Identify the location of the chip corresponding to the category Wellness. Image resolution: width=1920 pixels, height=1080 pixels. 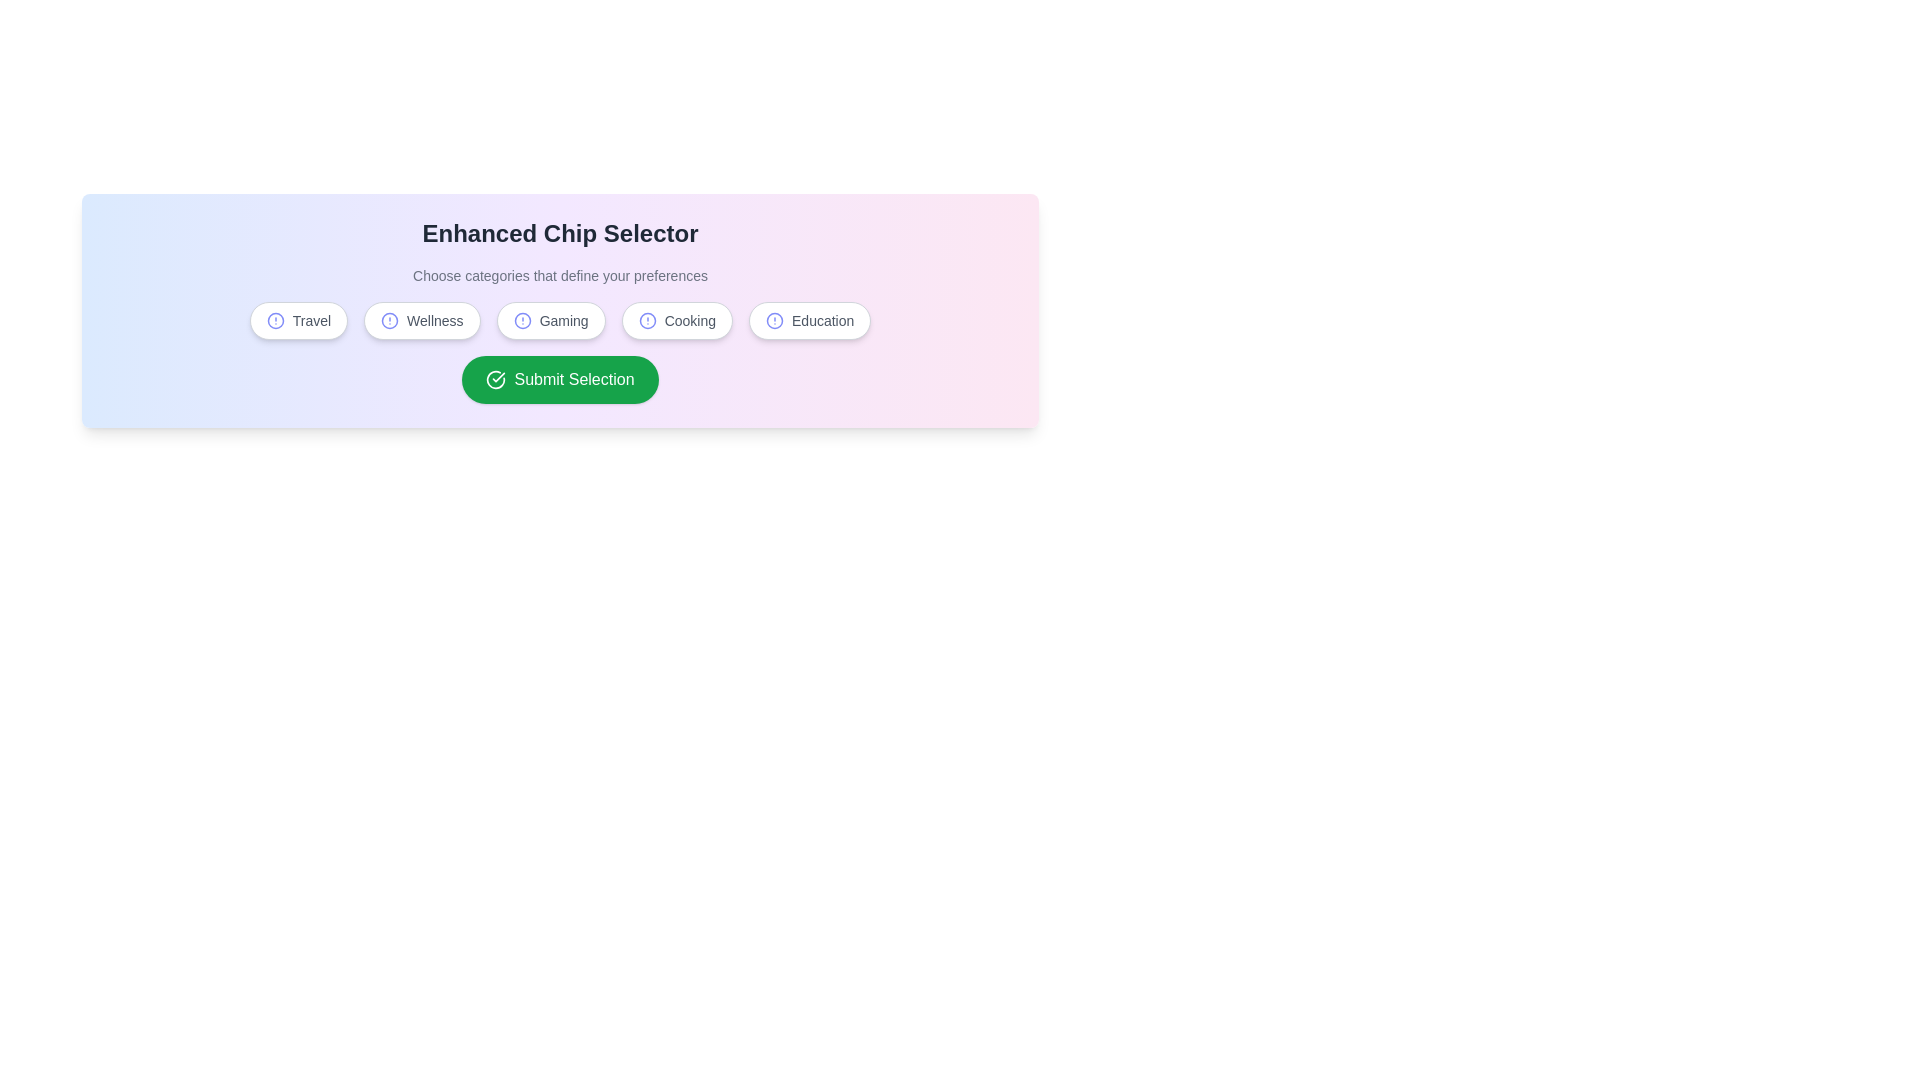
(421, 319).